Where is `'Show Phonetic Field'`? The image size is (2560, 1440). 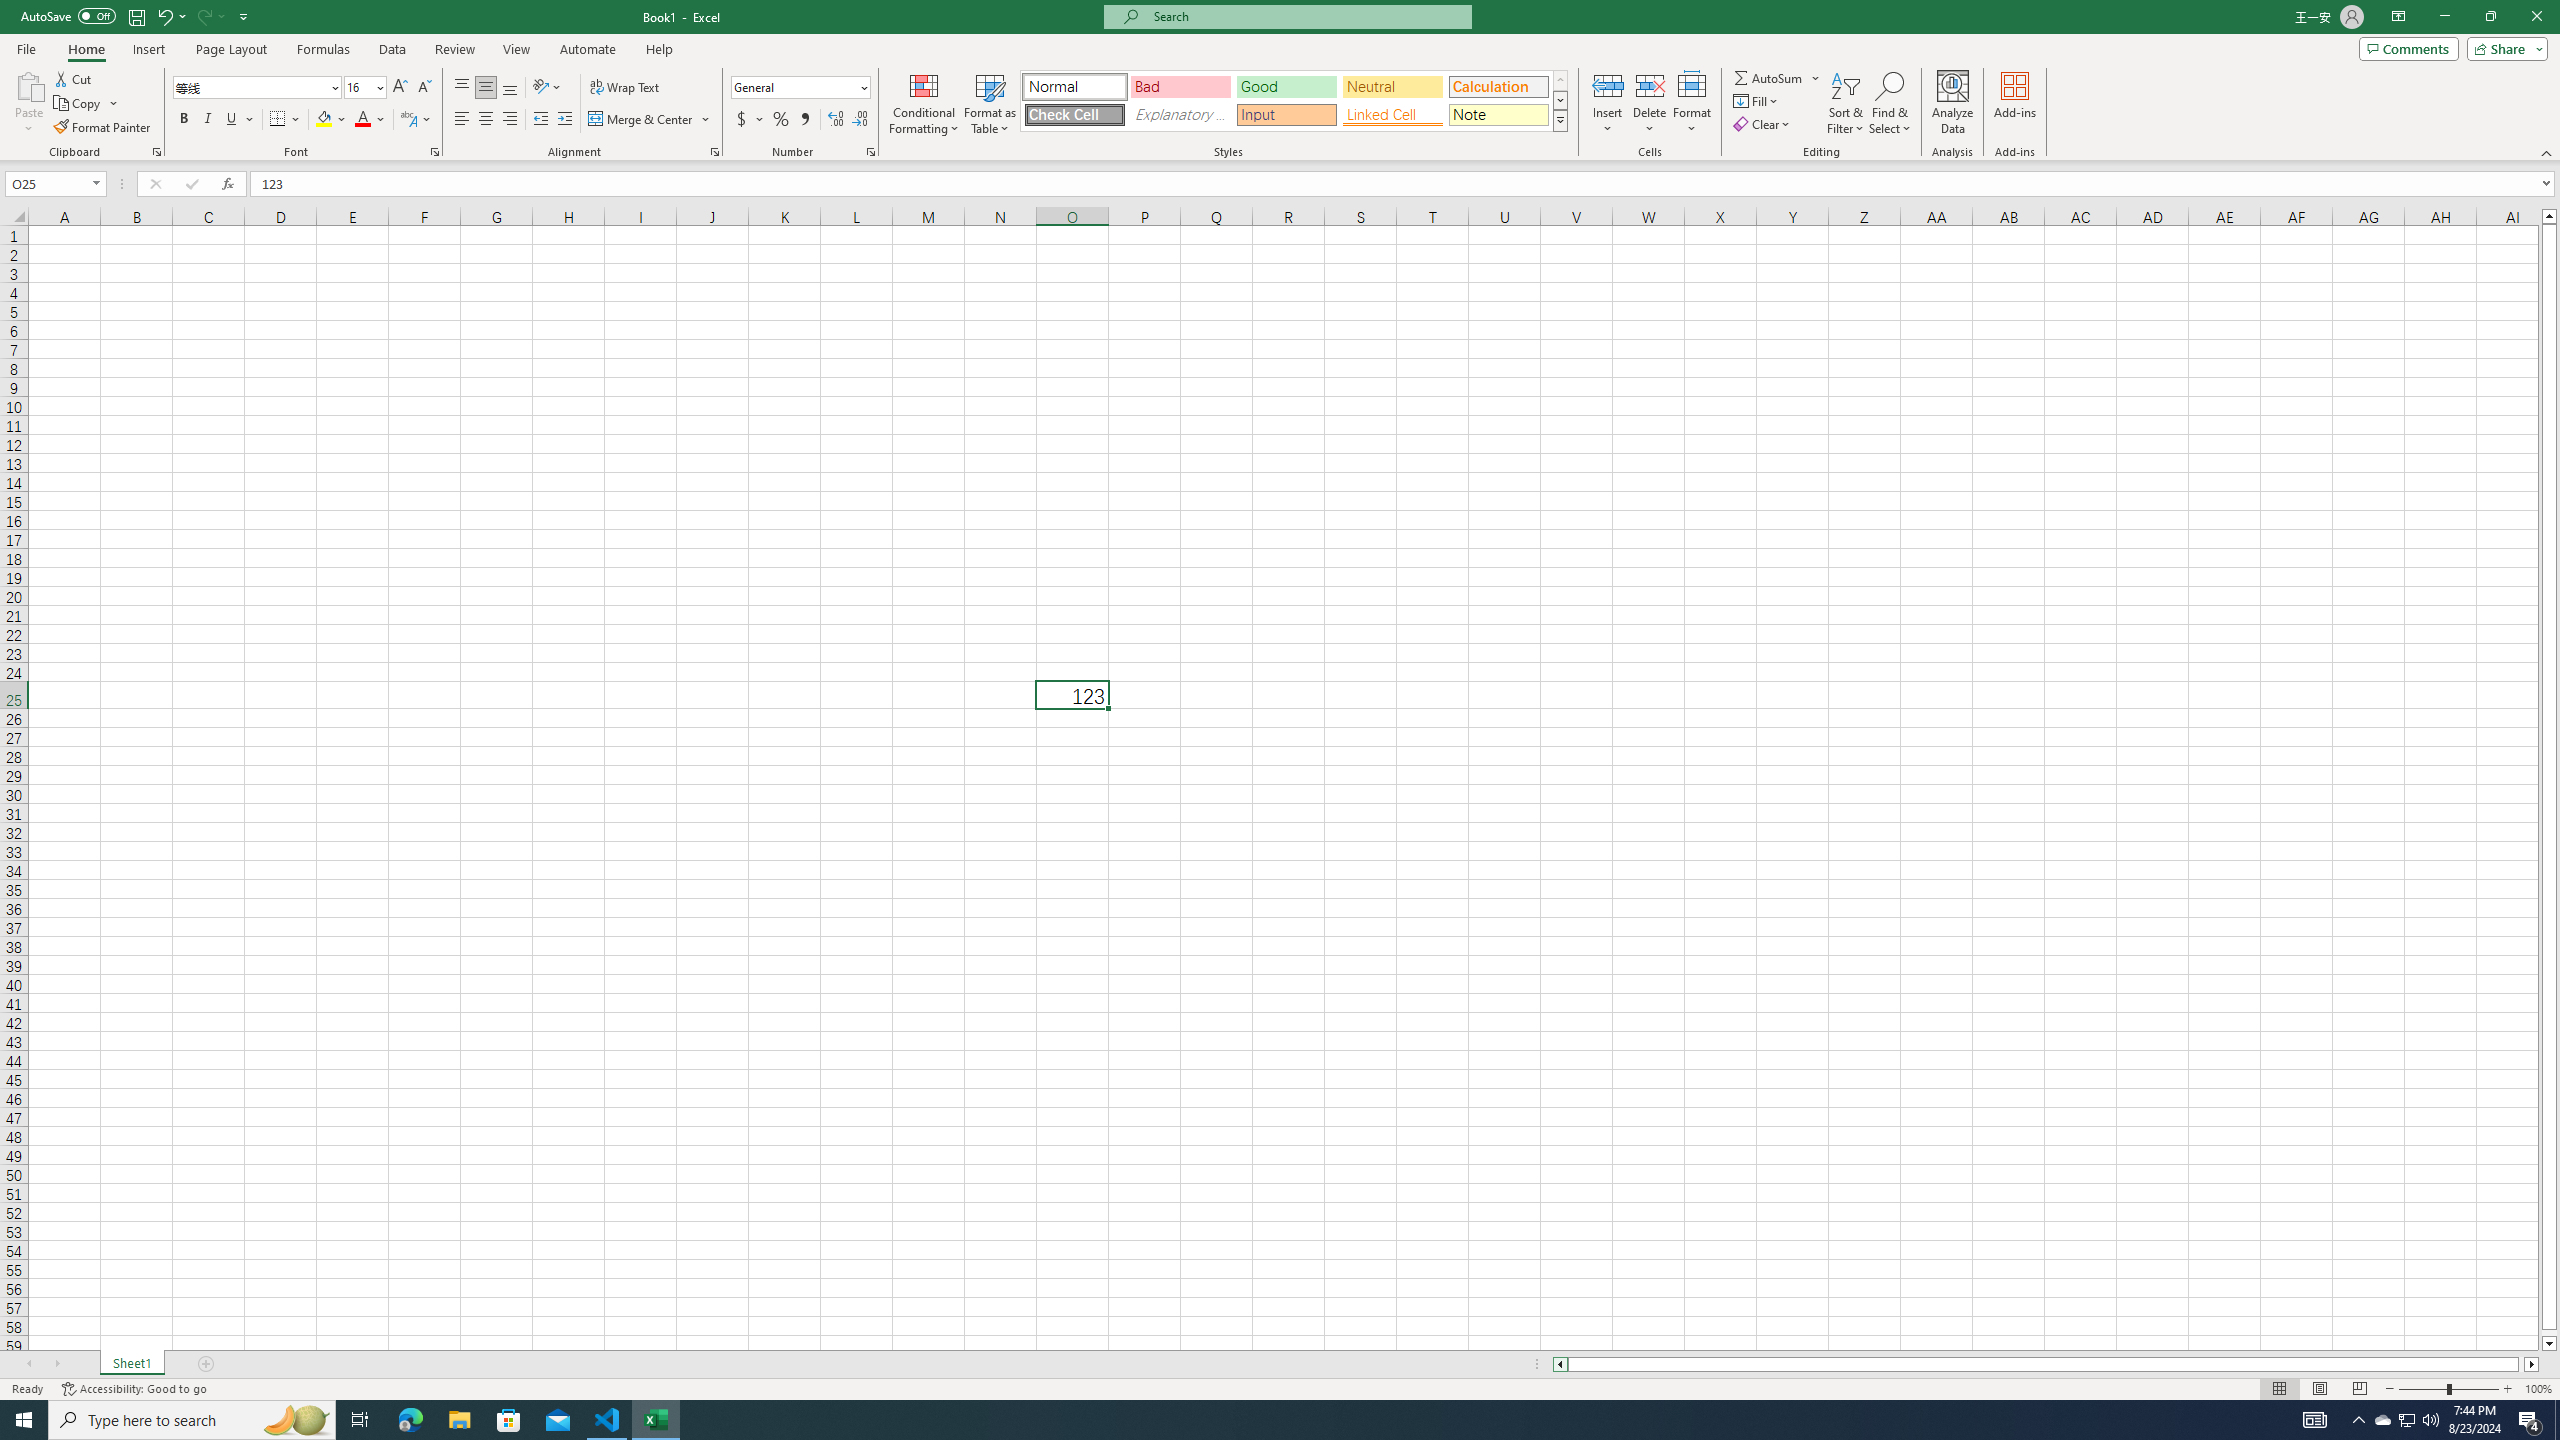
'Show Phonetic Field' is located at coordinates (415, 118).